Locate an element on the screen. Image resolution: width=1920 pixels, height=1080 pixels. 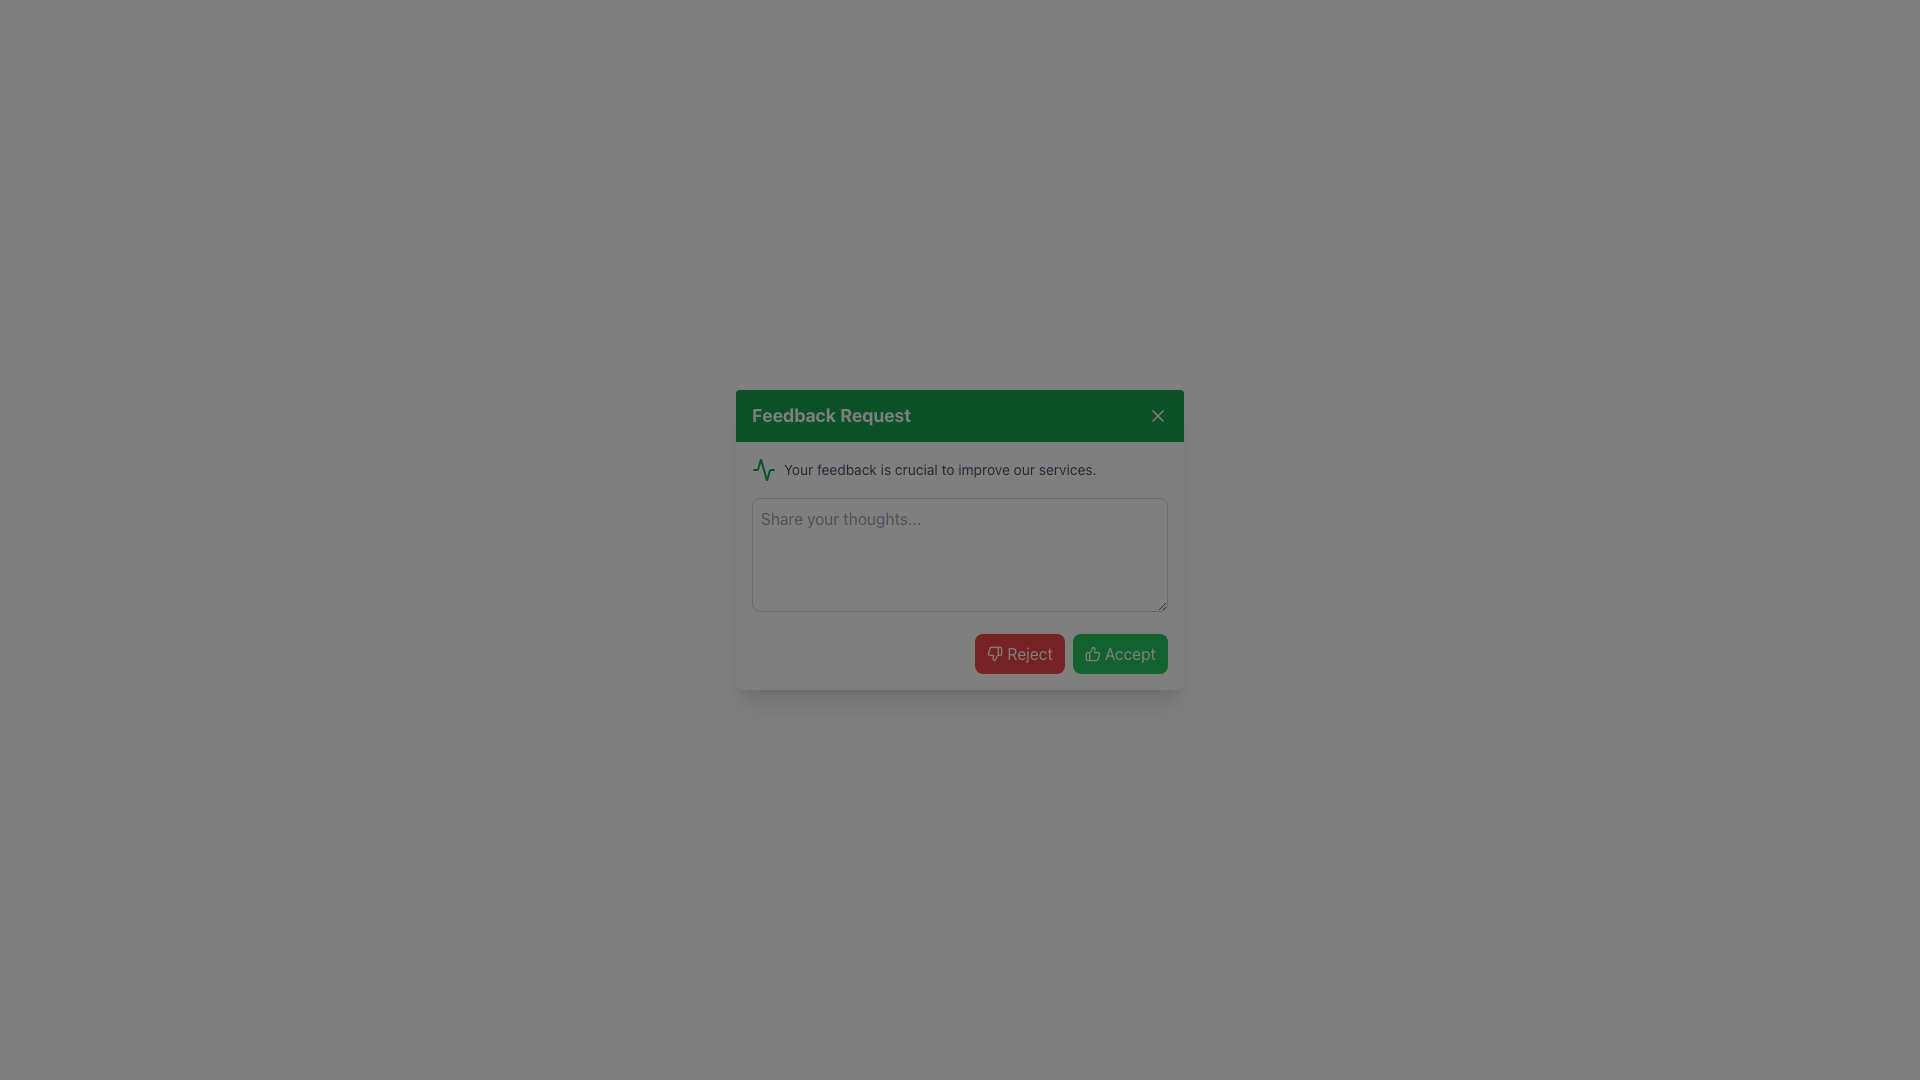
the label displaying 'Your feedback is crucial to improve our services.' with a green pulse-shaped icon, located in the dialog box titled 'Feedback Request' is located at coordinates (960, 470).